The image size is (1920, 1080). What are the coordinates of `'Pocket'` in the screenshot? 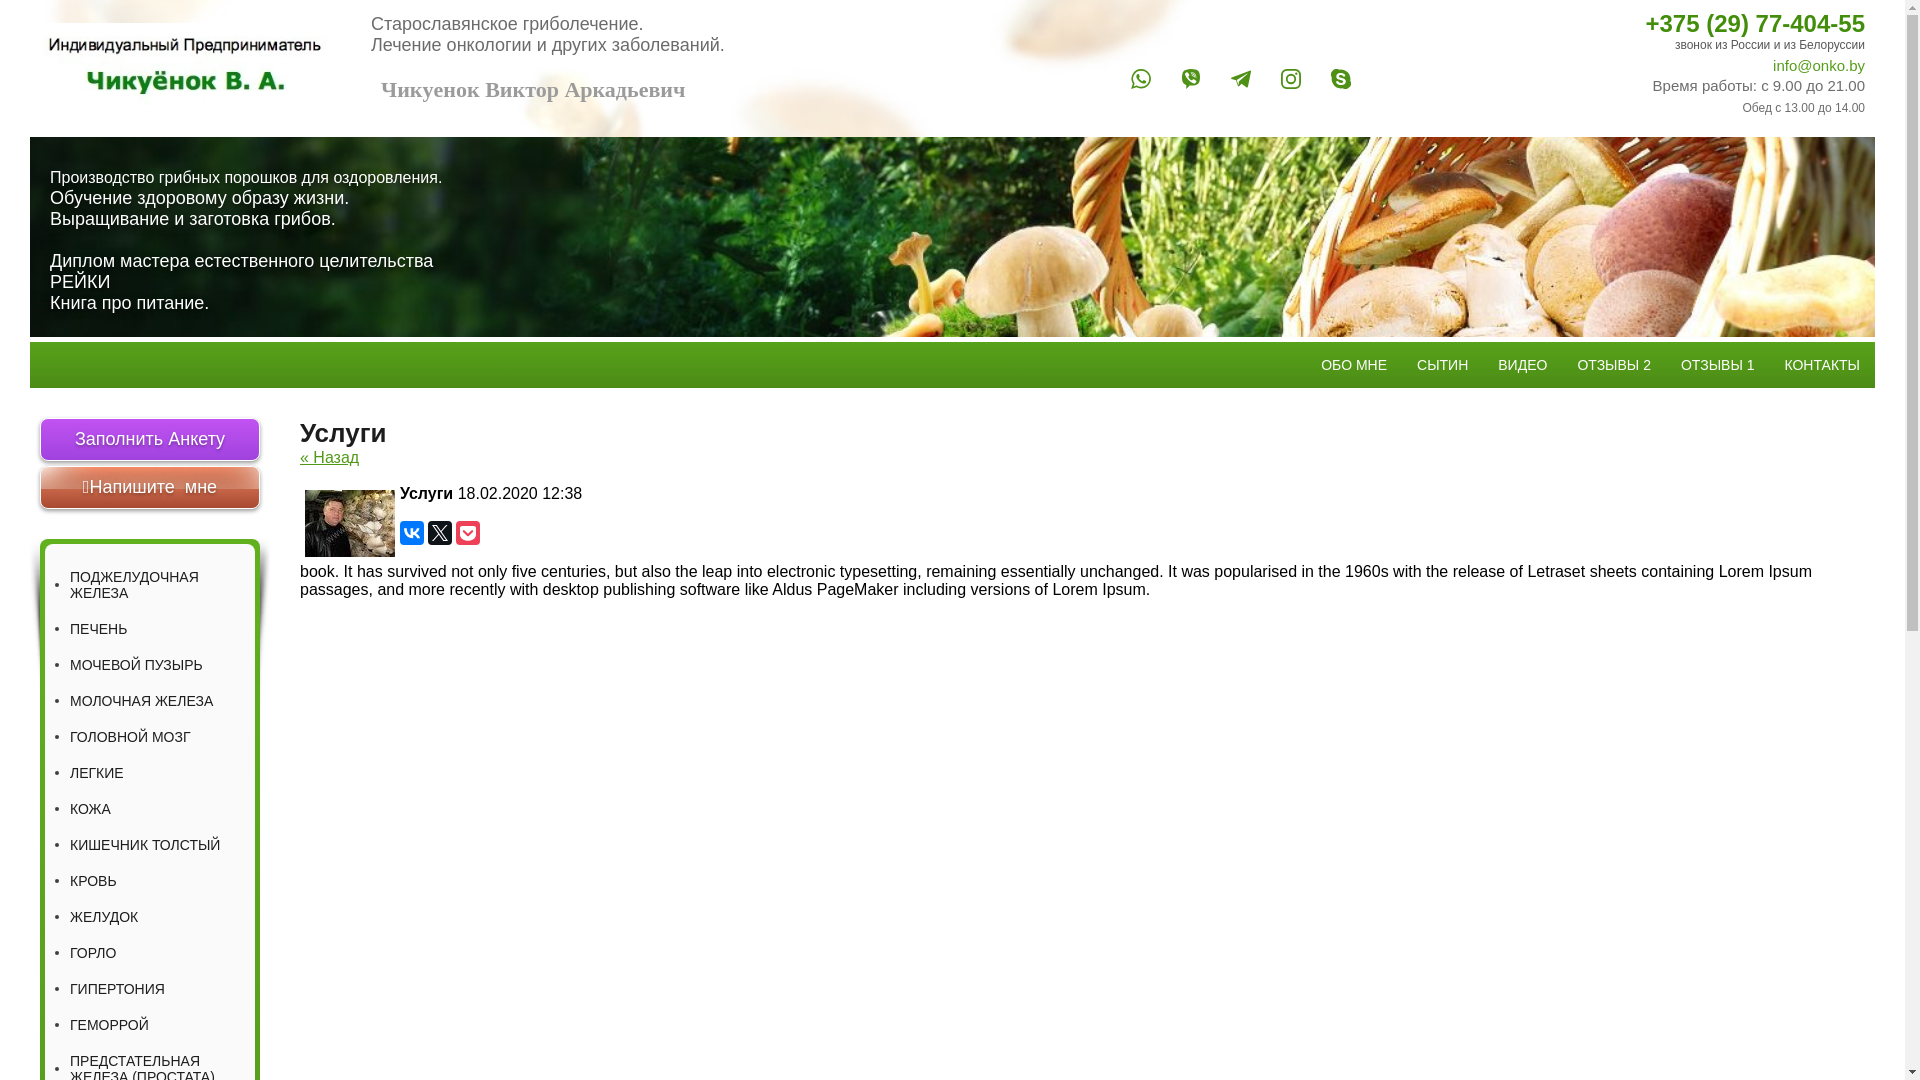 It's located at (466, 531).